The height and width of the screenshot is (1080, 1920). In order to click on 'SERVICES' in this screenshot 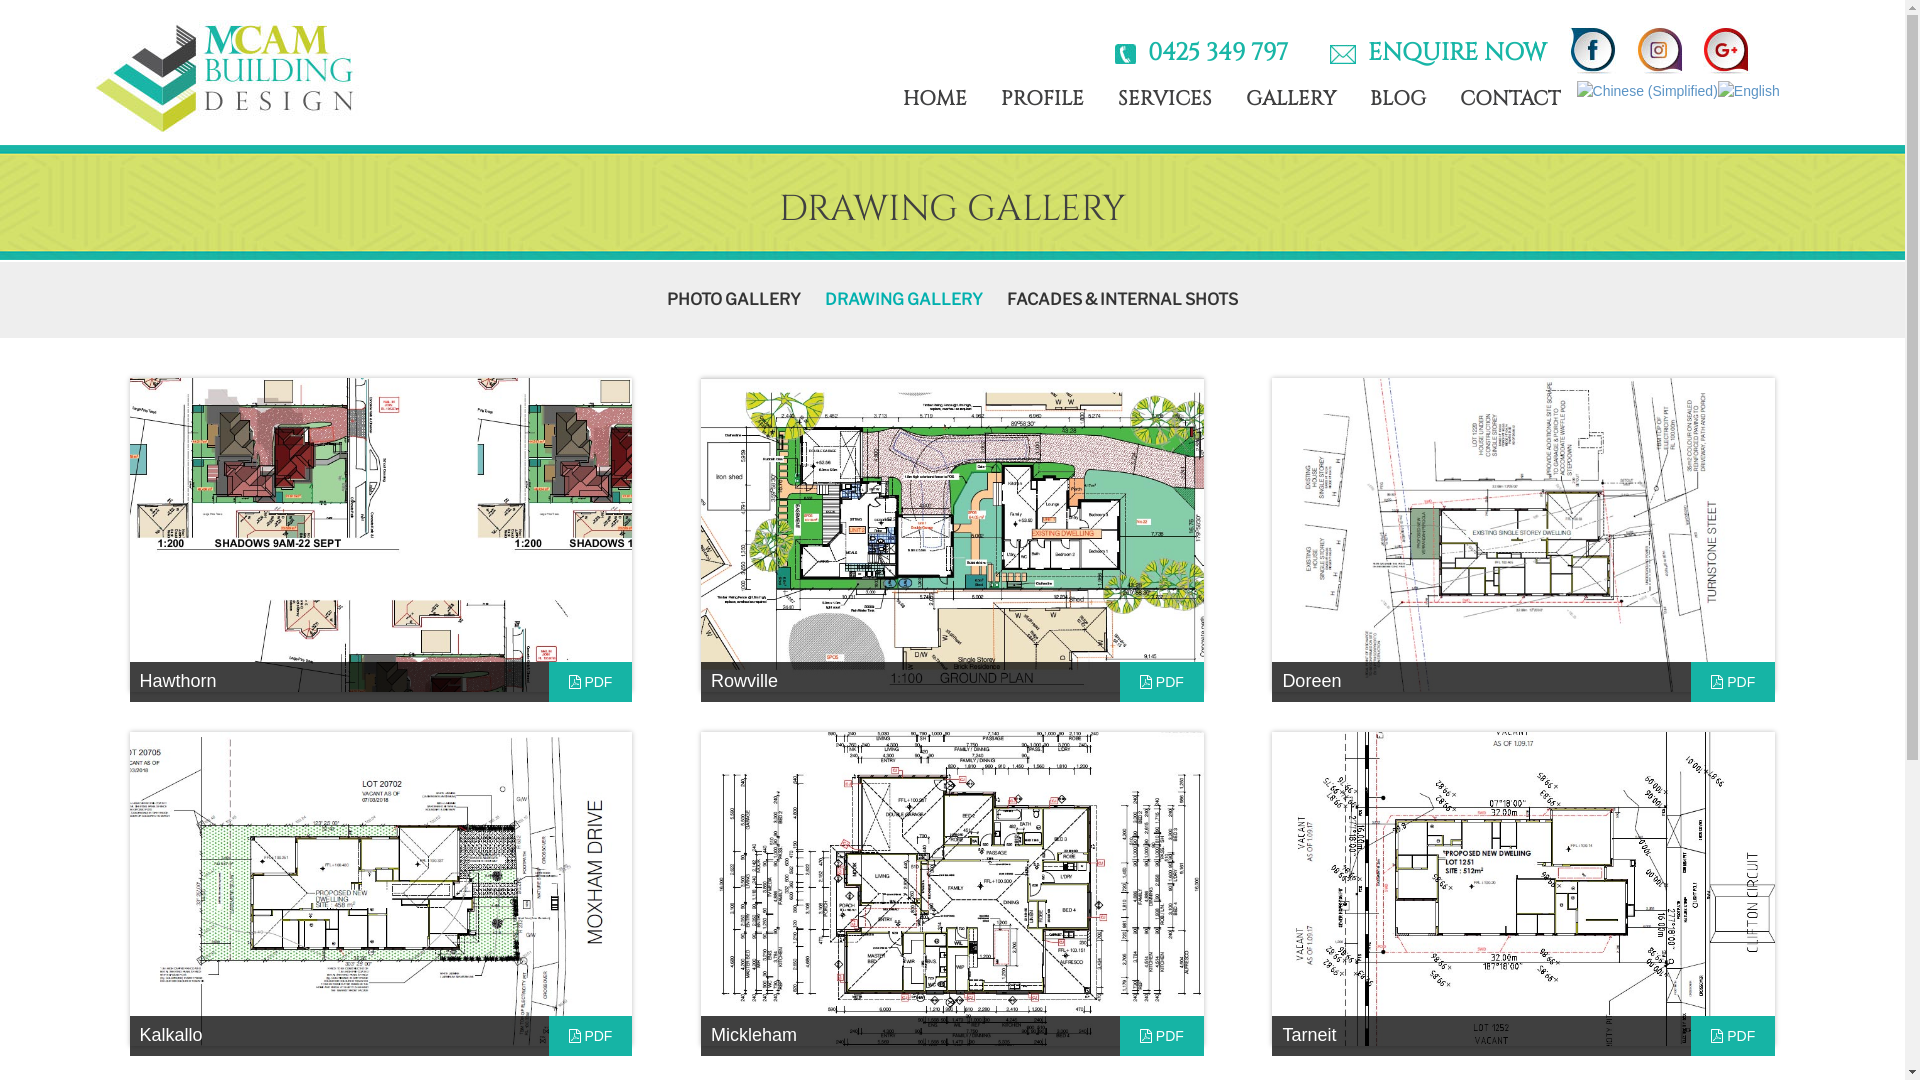, I will do `click(1165, 99)`.